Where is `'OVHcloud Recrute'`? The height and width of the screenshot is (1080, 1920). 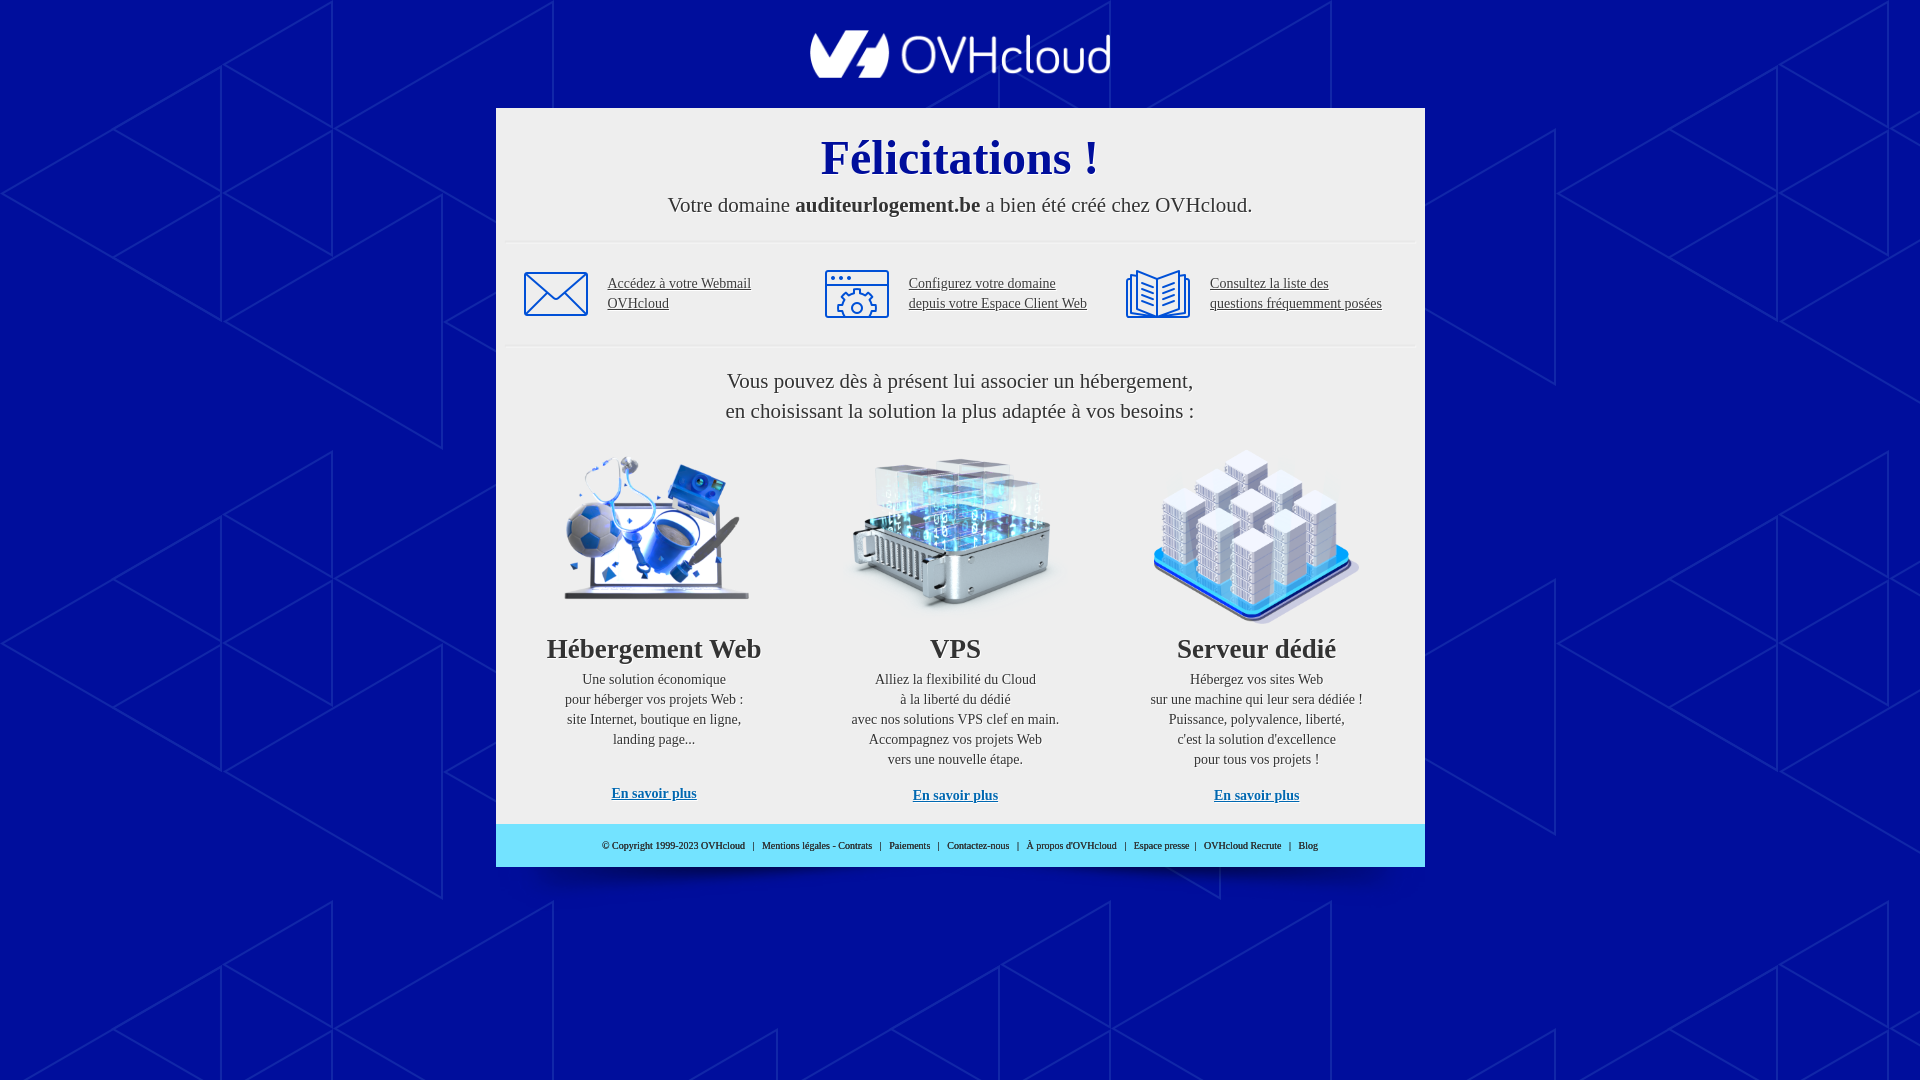 'OVHcloud Recrute' is located at coordinates (1241, 845).